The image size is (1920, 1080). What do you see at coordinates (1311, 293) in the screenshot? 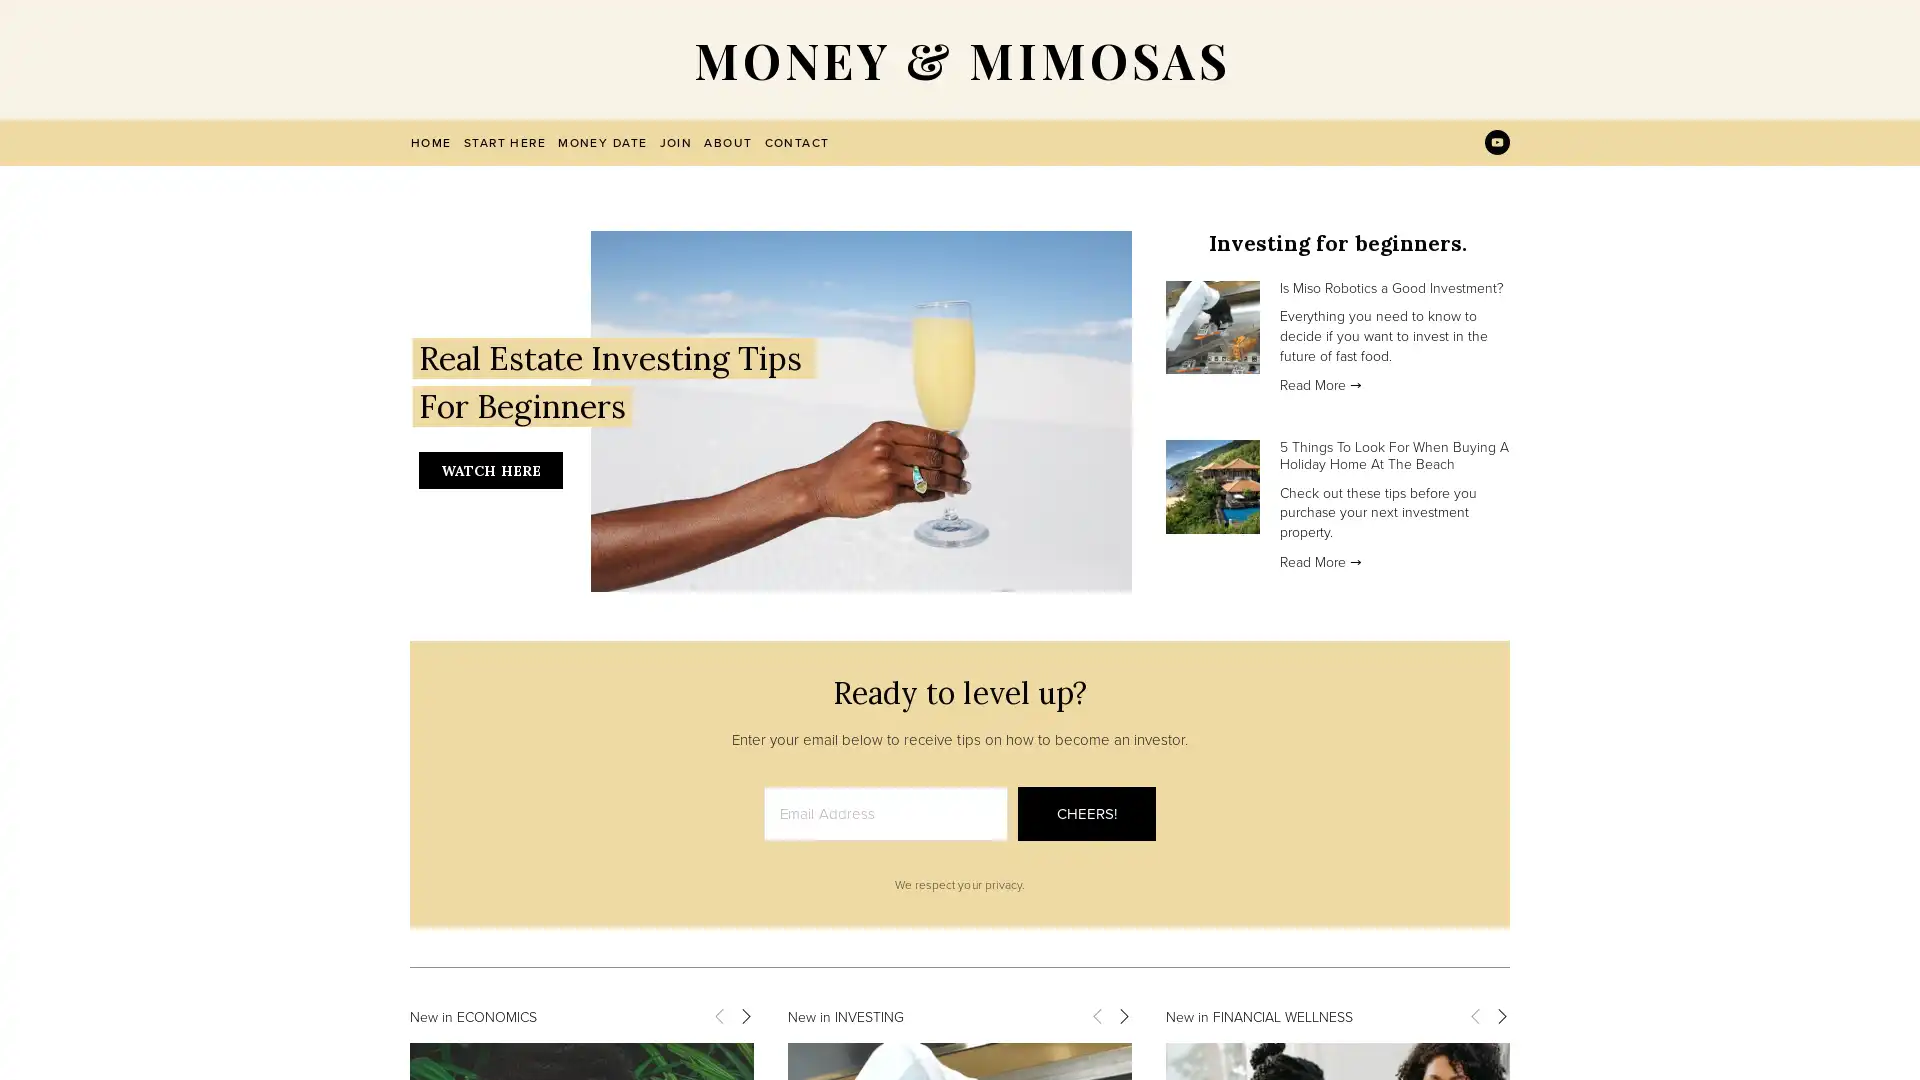
I see `Close` at bounding box center [1311, 293].